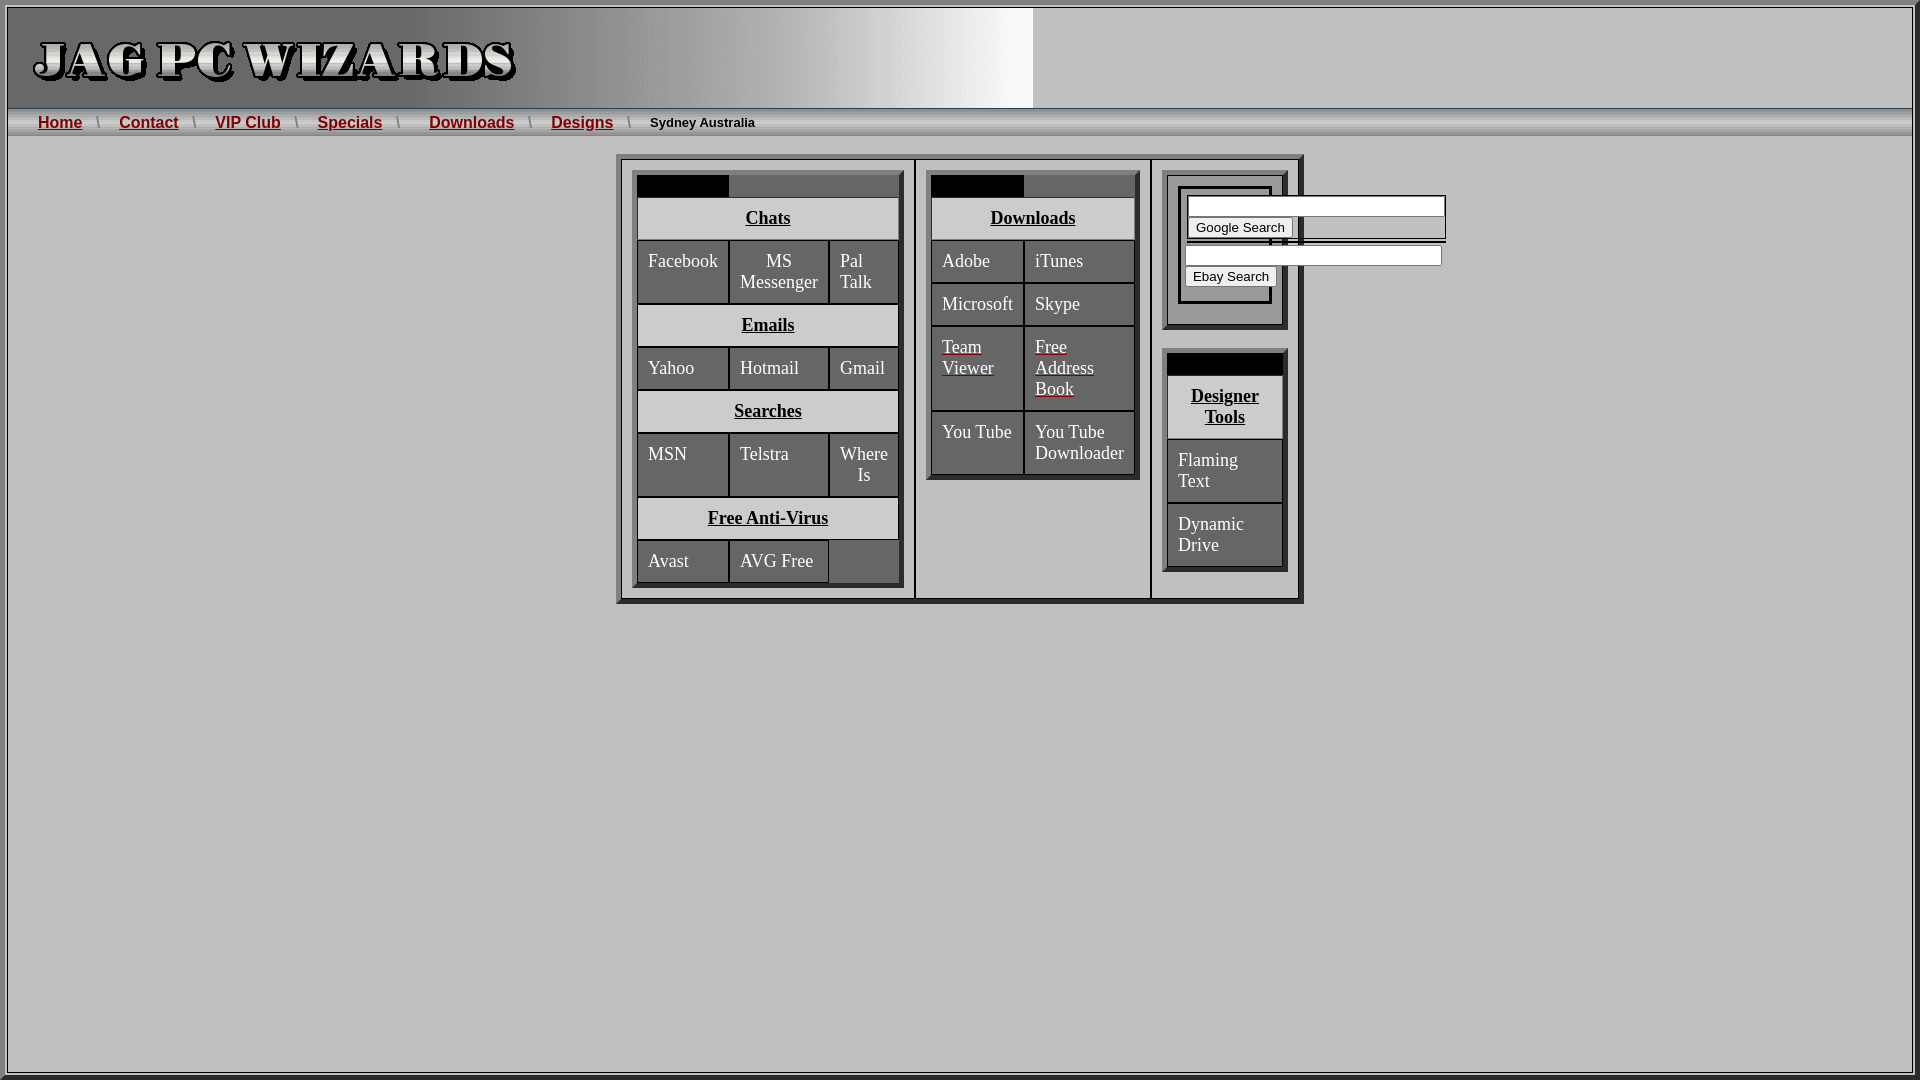 The height and width of the screenshot is (1080, 1920). What do you see at coordinates (1239, 226) in the screenshot?
I see `'Google Search'` at bounding box center [1239, 226].